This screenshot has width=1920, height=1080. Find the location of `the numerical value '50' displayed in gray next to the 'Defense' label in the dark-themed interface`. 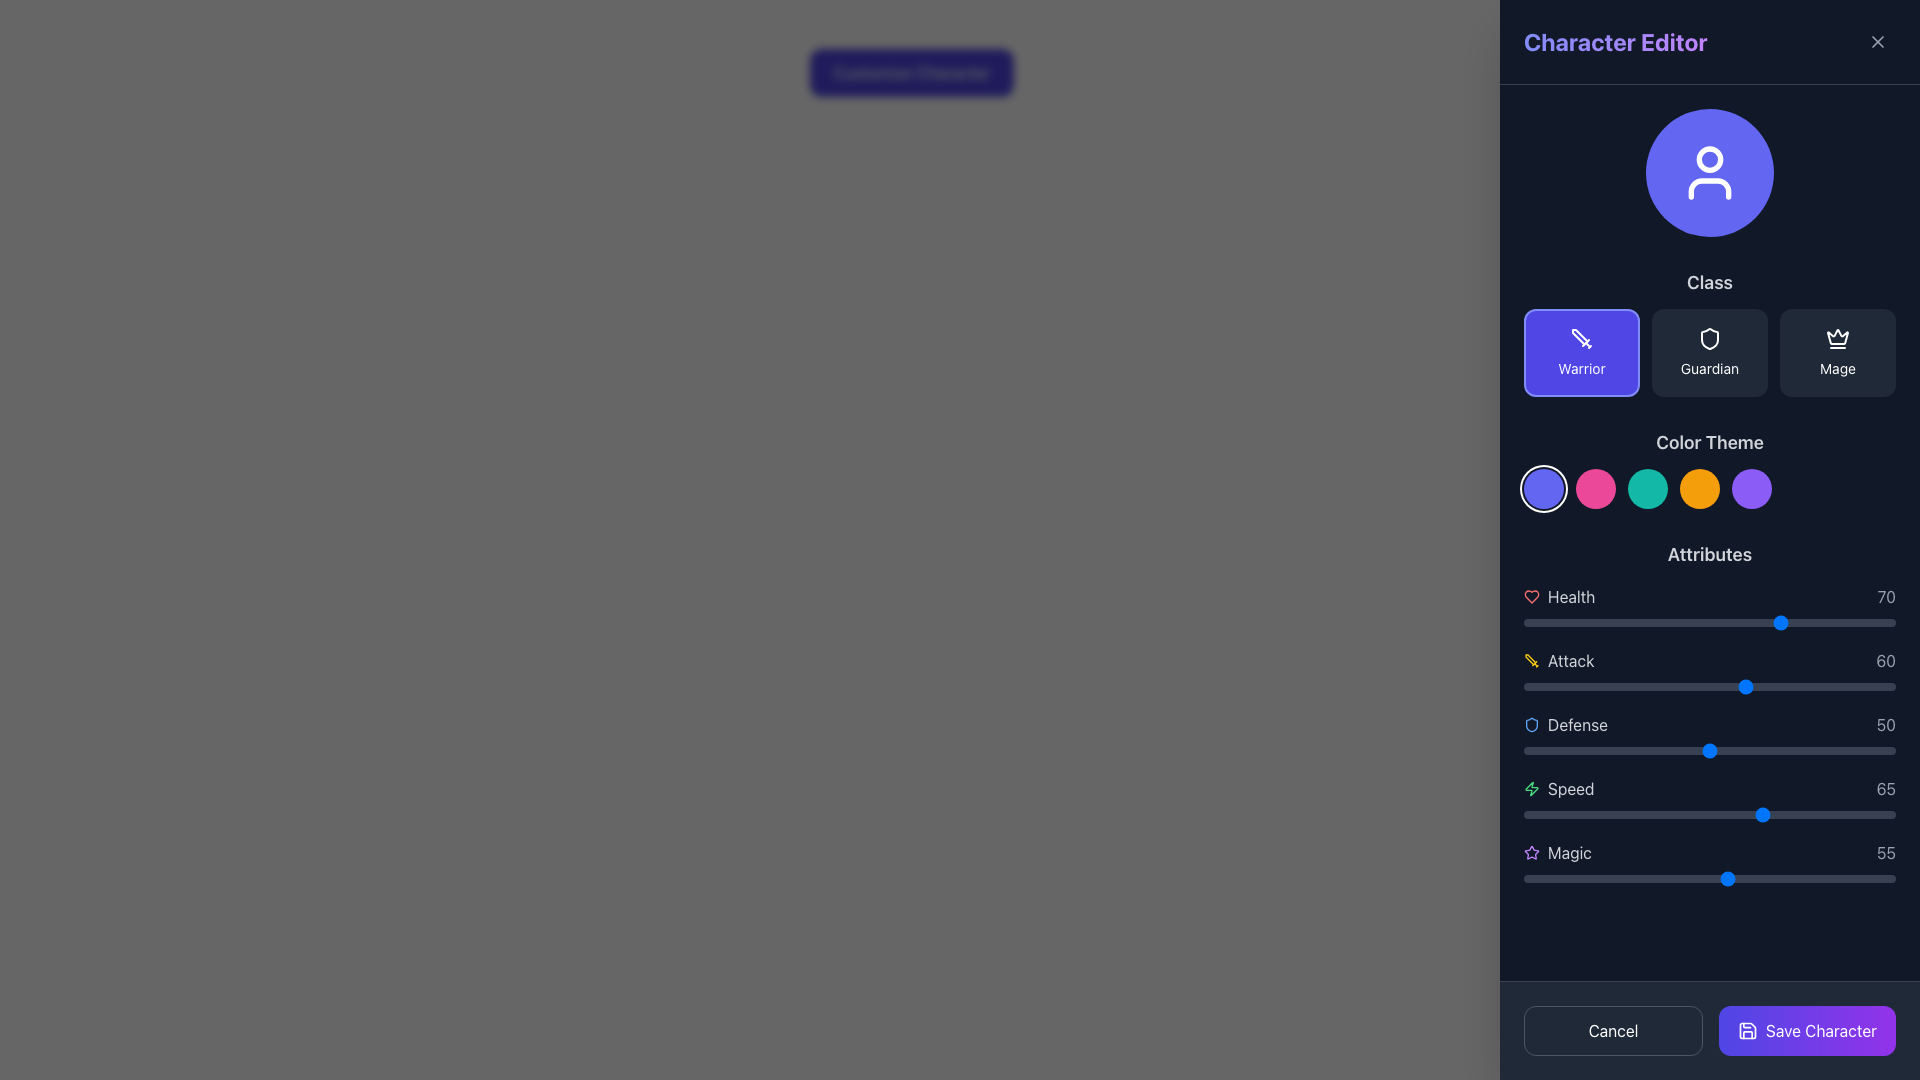

the numerical value '50' displayed in gray next to the 'Defense' label in the dark-themed interface is located at coordinates (1885, 725).